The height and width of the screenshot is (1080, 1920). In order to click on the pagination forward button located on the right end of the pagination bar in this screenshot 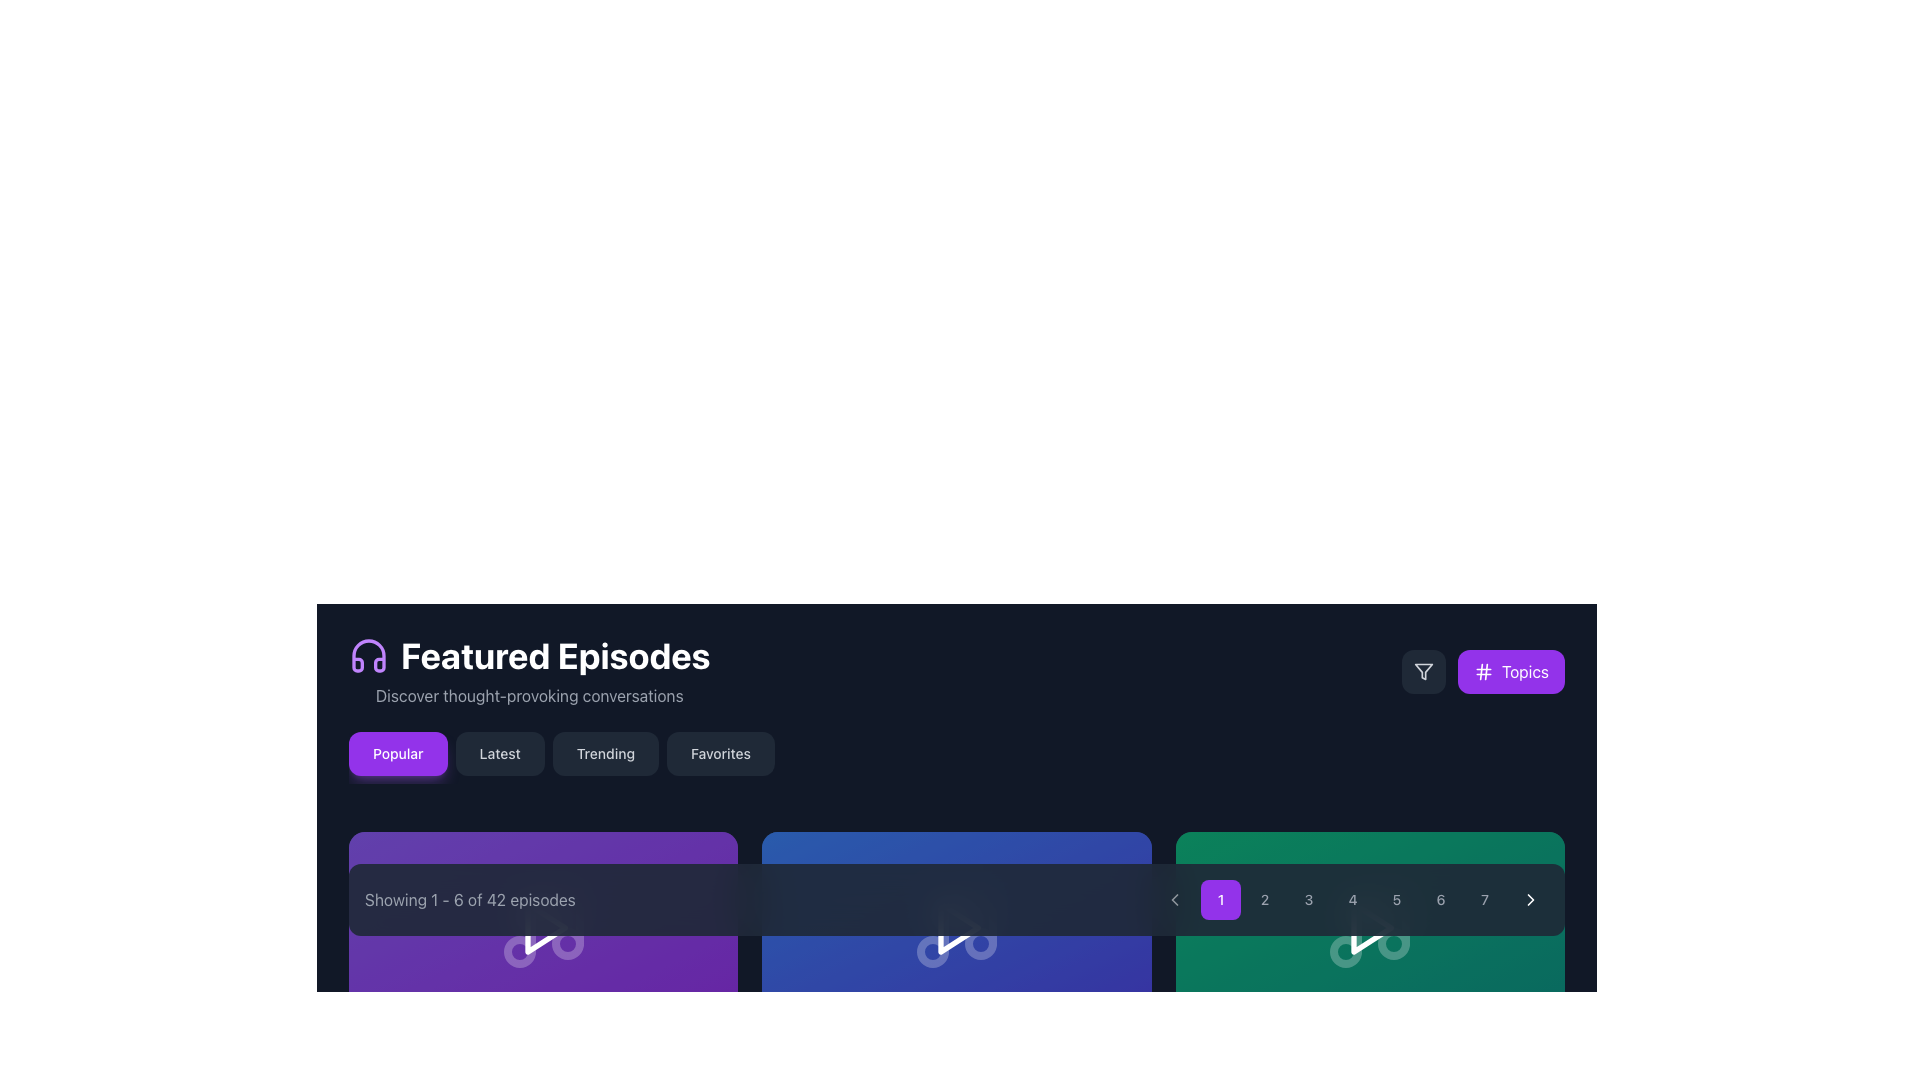, I will do `click(1530, 898)`.